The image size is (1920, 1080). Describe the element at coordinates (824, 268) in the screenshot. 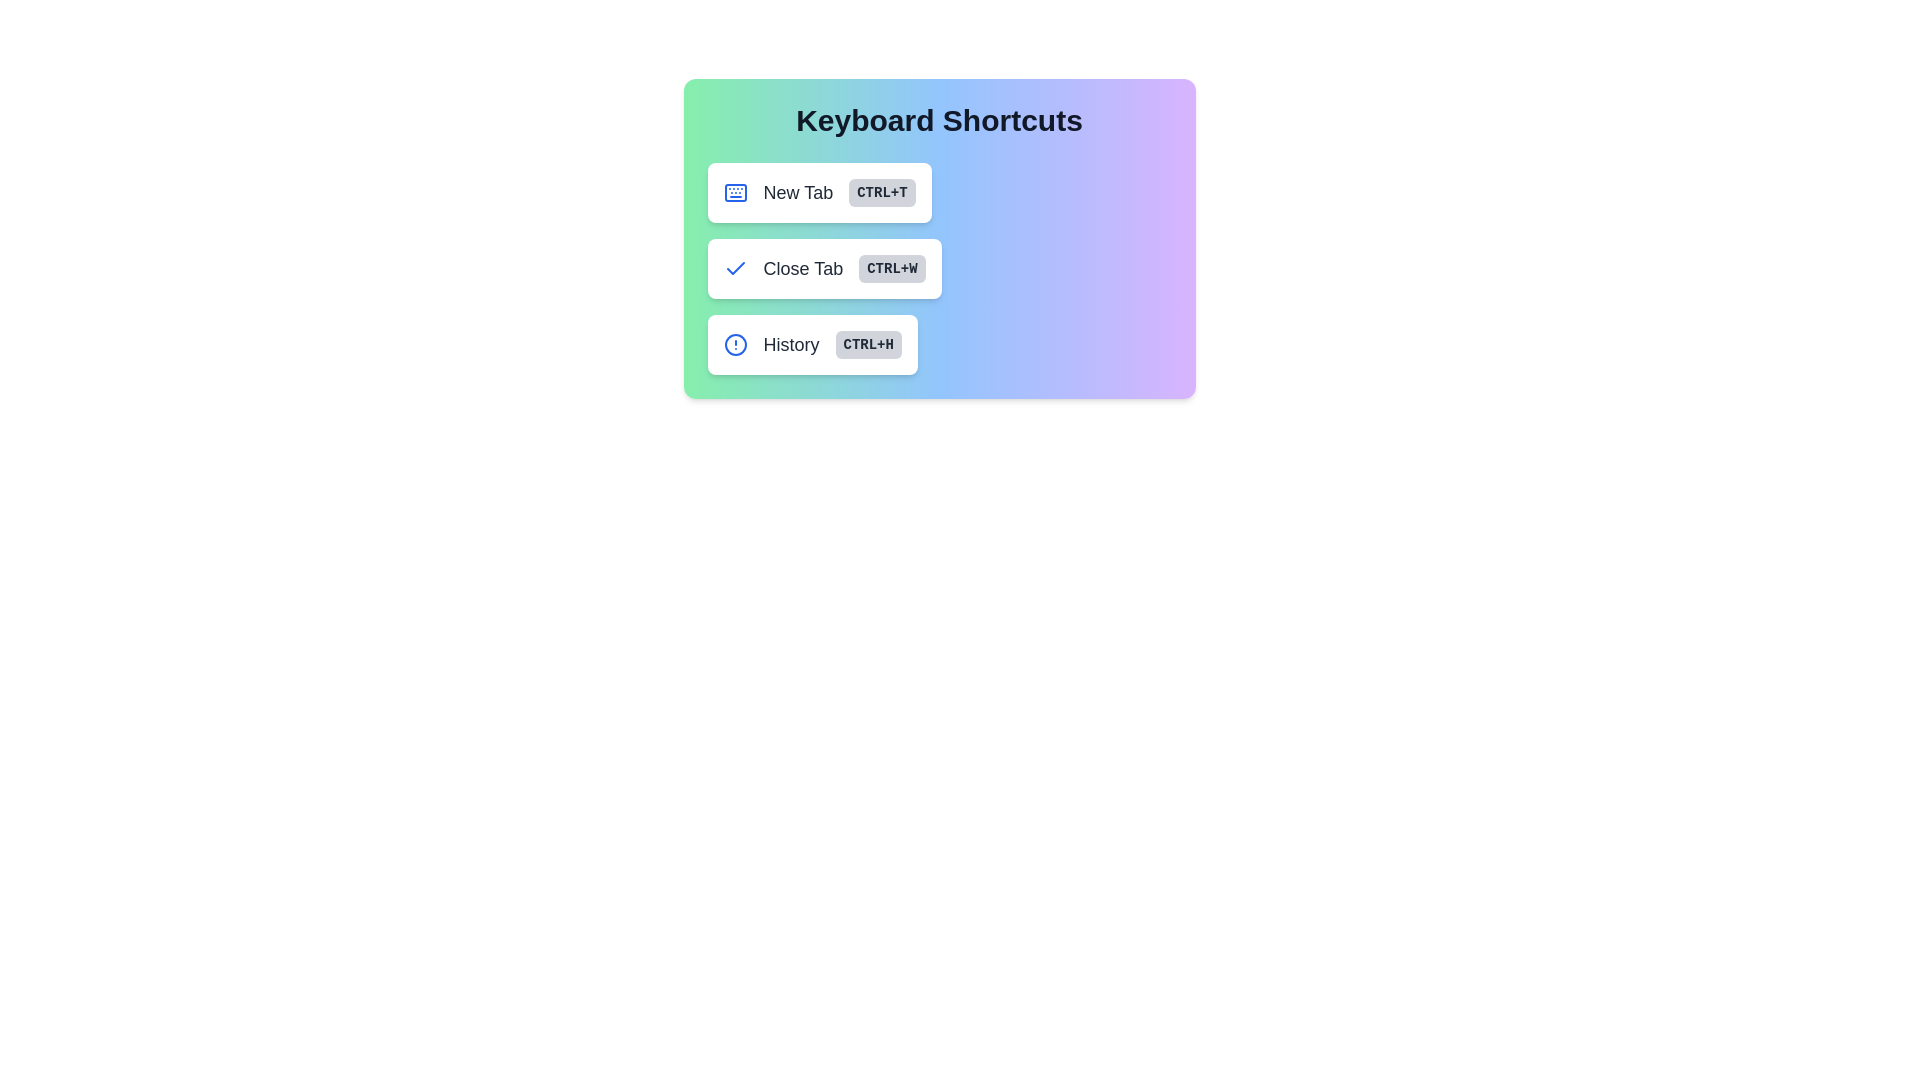

I see `the 'Close Tab' button, which is the second item in a vertical list of buttons under the 'Keyboard Shortcuts' heading` at that location.